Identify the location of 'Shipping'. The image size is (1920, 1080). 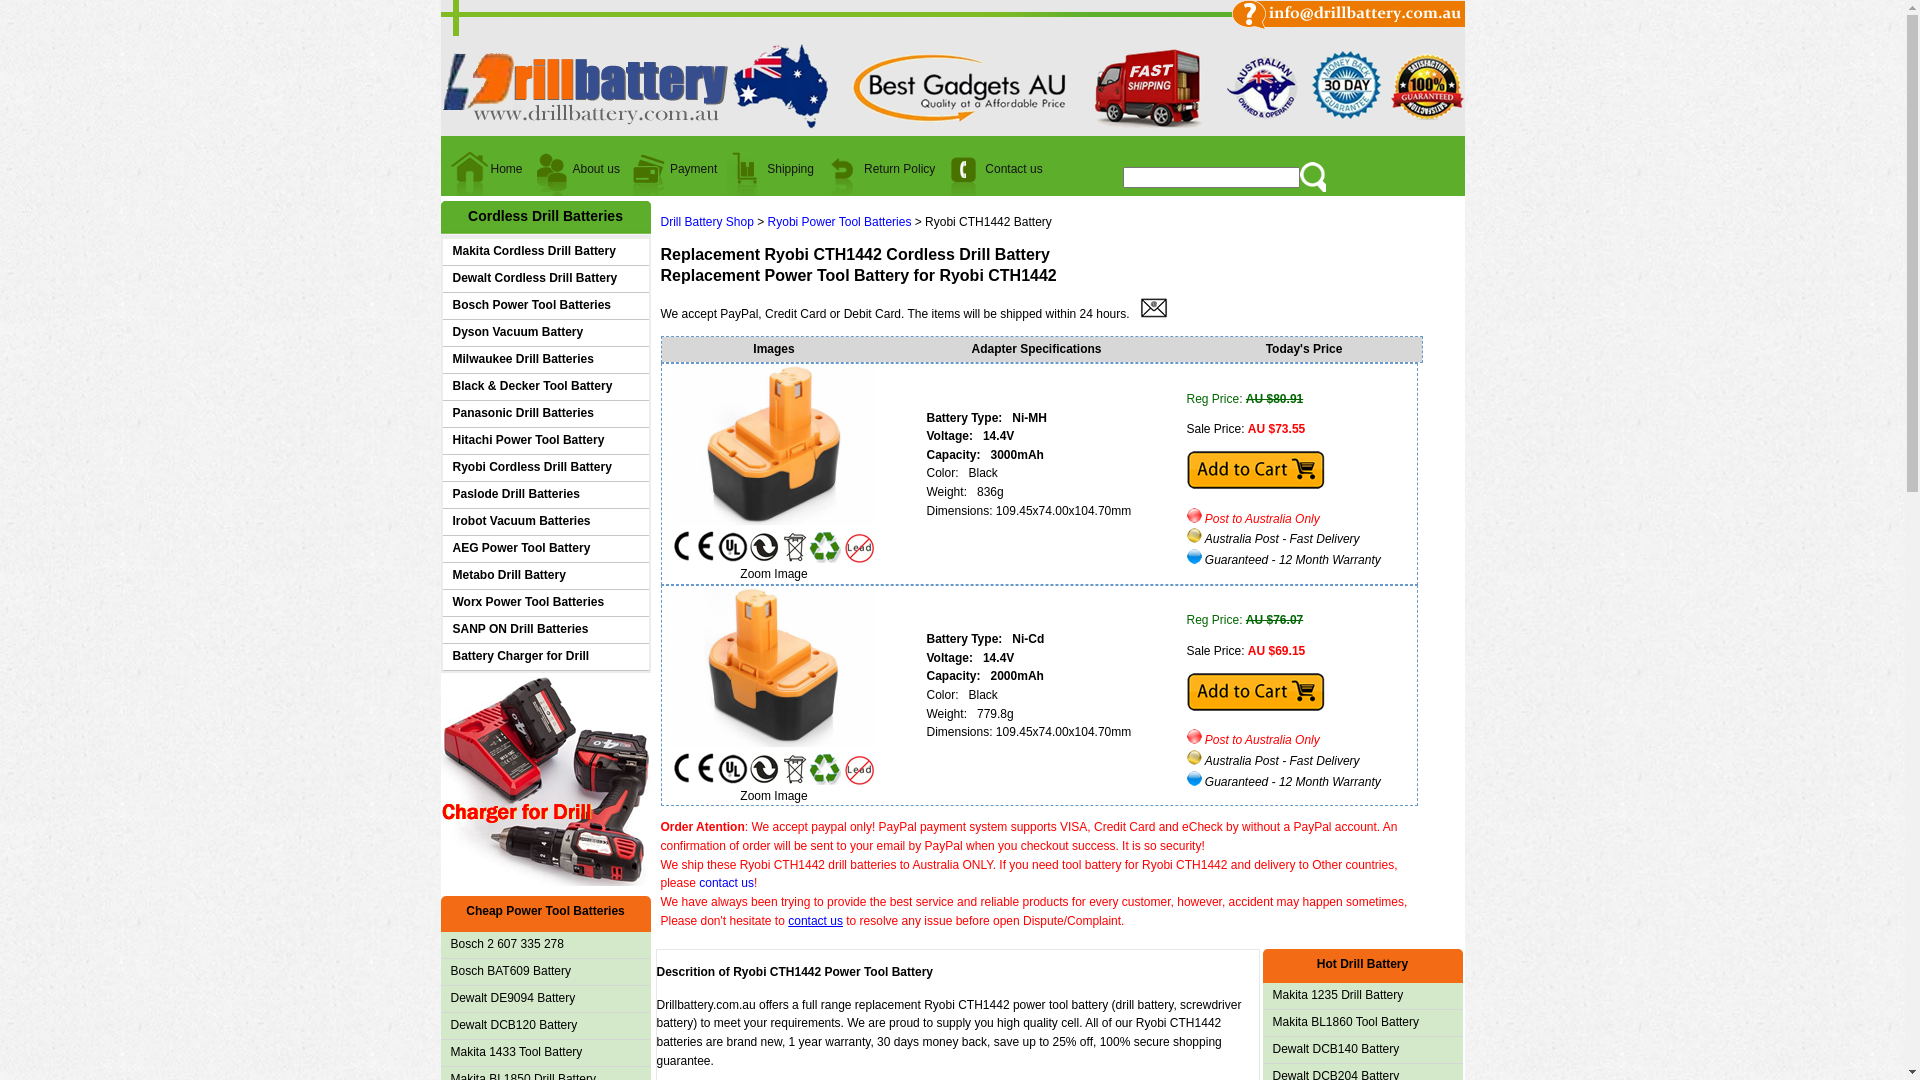
(769, 176).